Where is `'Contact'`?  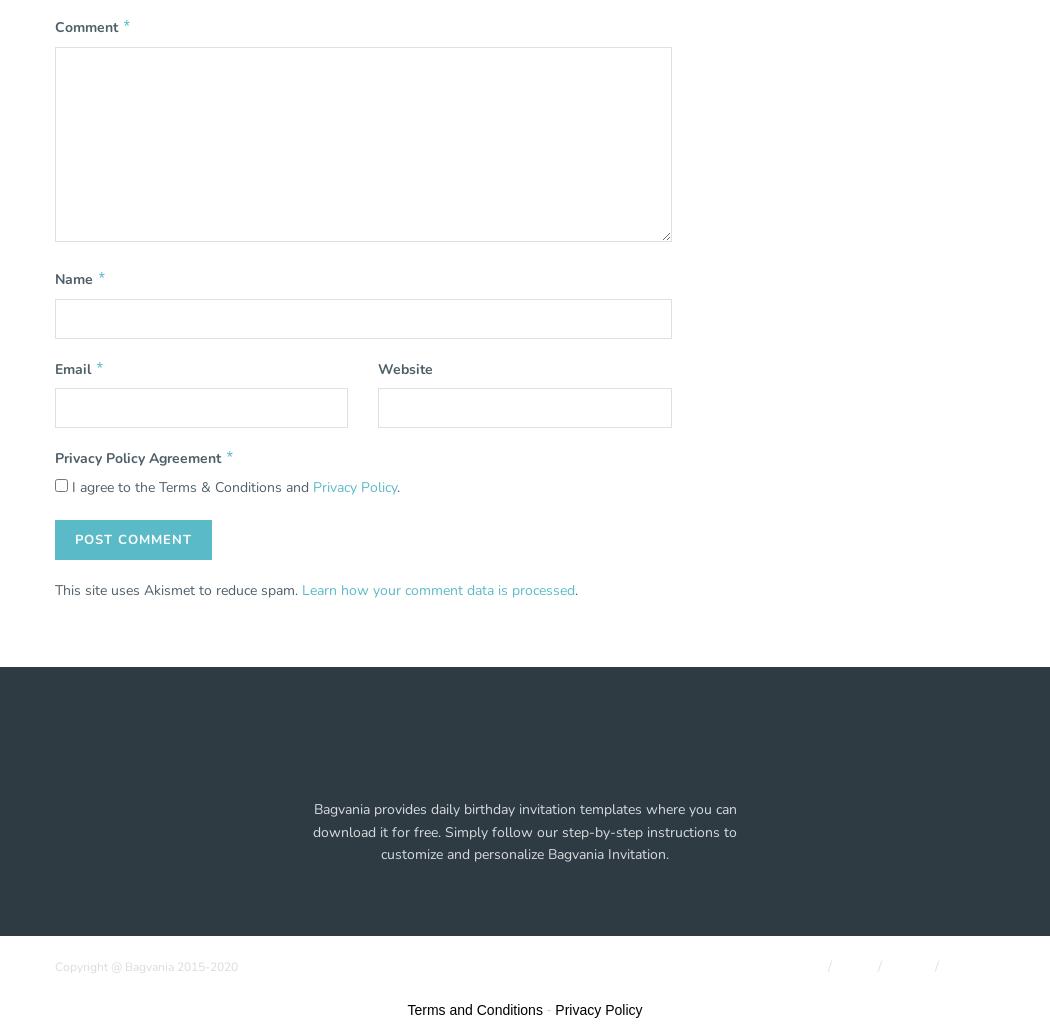 'Contact' is located at coordinates (947, 966).